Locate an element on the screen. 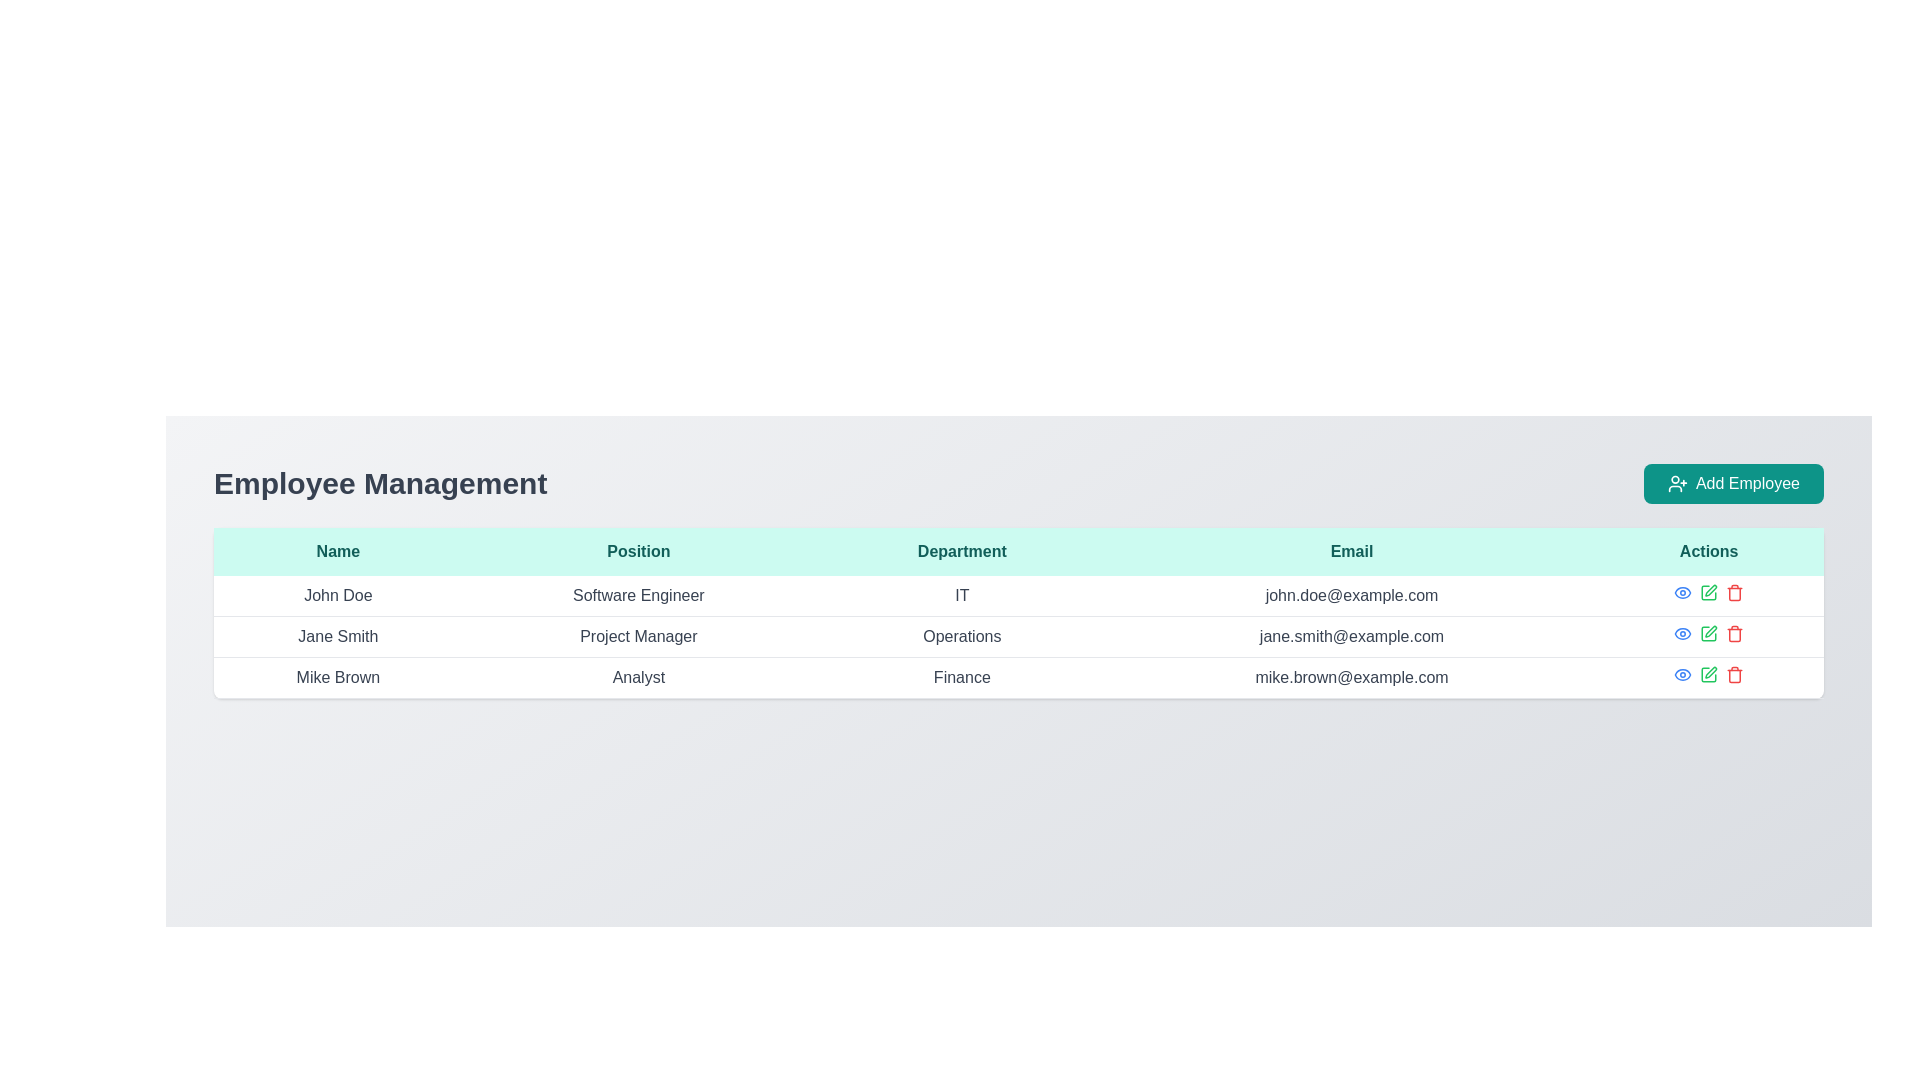  the delete button located in the 'Actions' column of the table is located at coordinates (1734, 633).